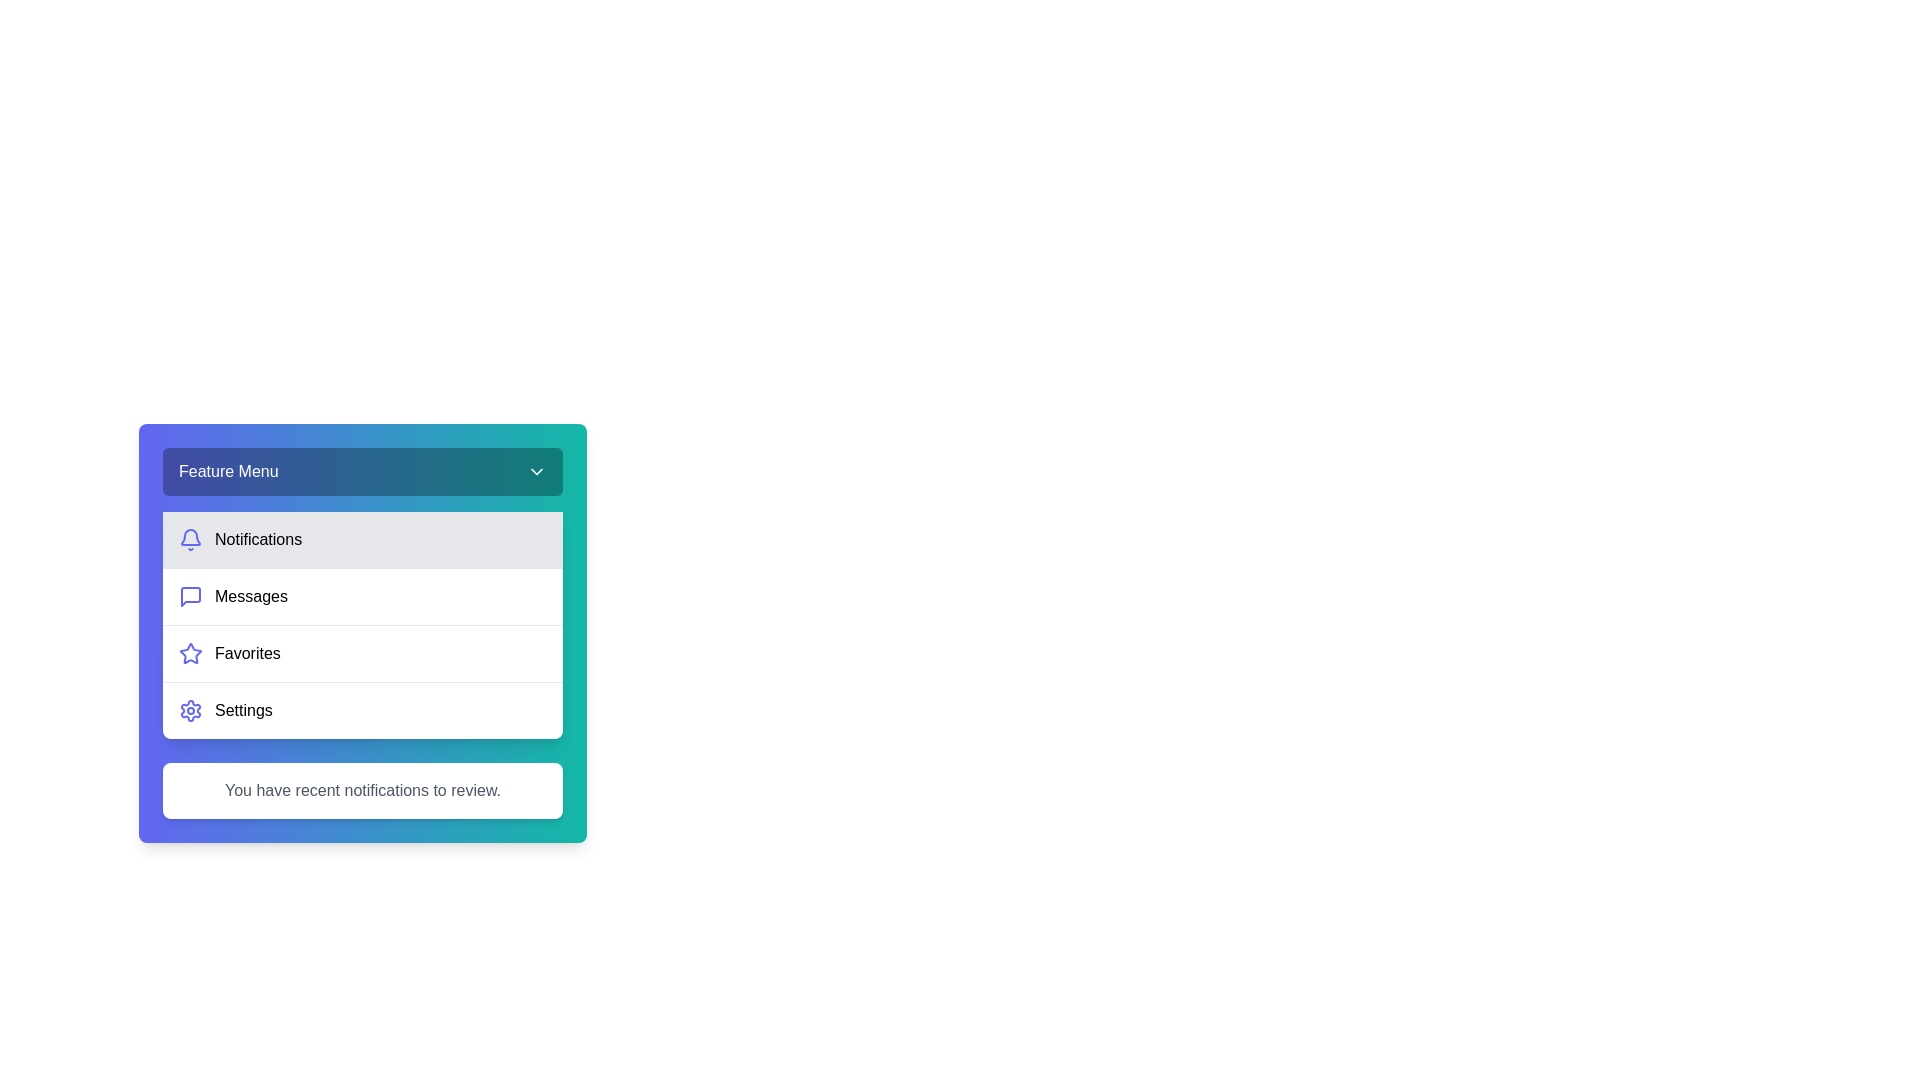 This screenshot has width=1920, height=1080. I want to click on the 'Messages' icon in the dropdown menu, so click(191, 596).